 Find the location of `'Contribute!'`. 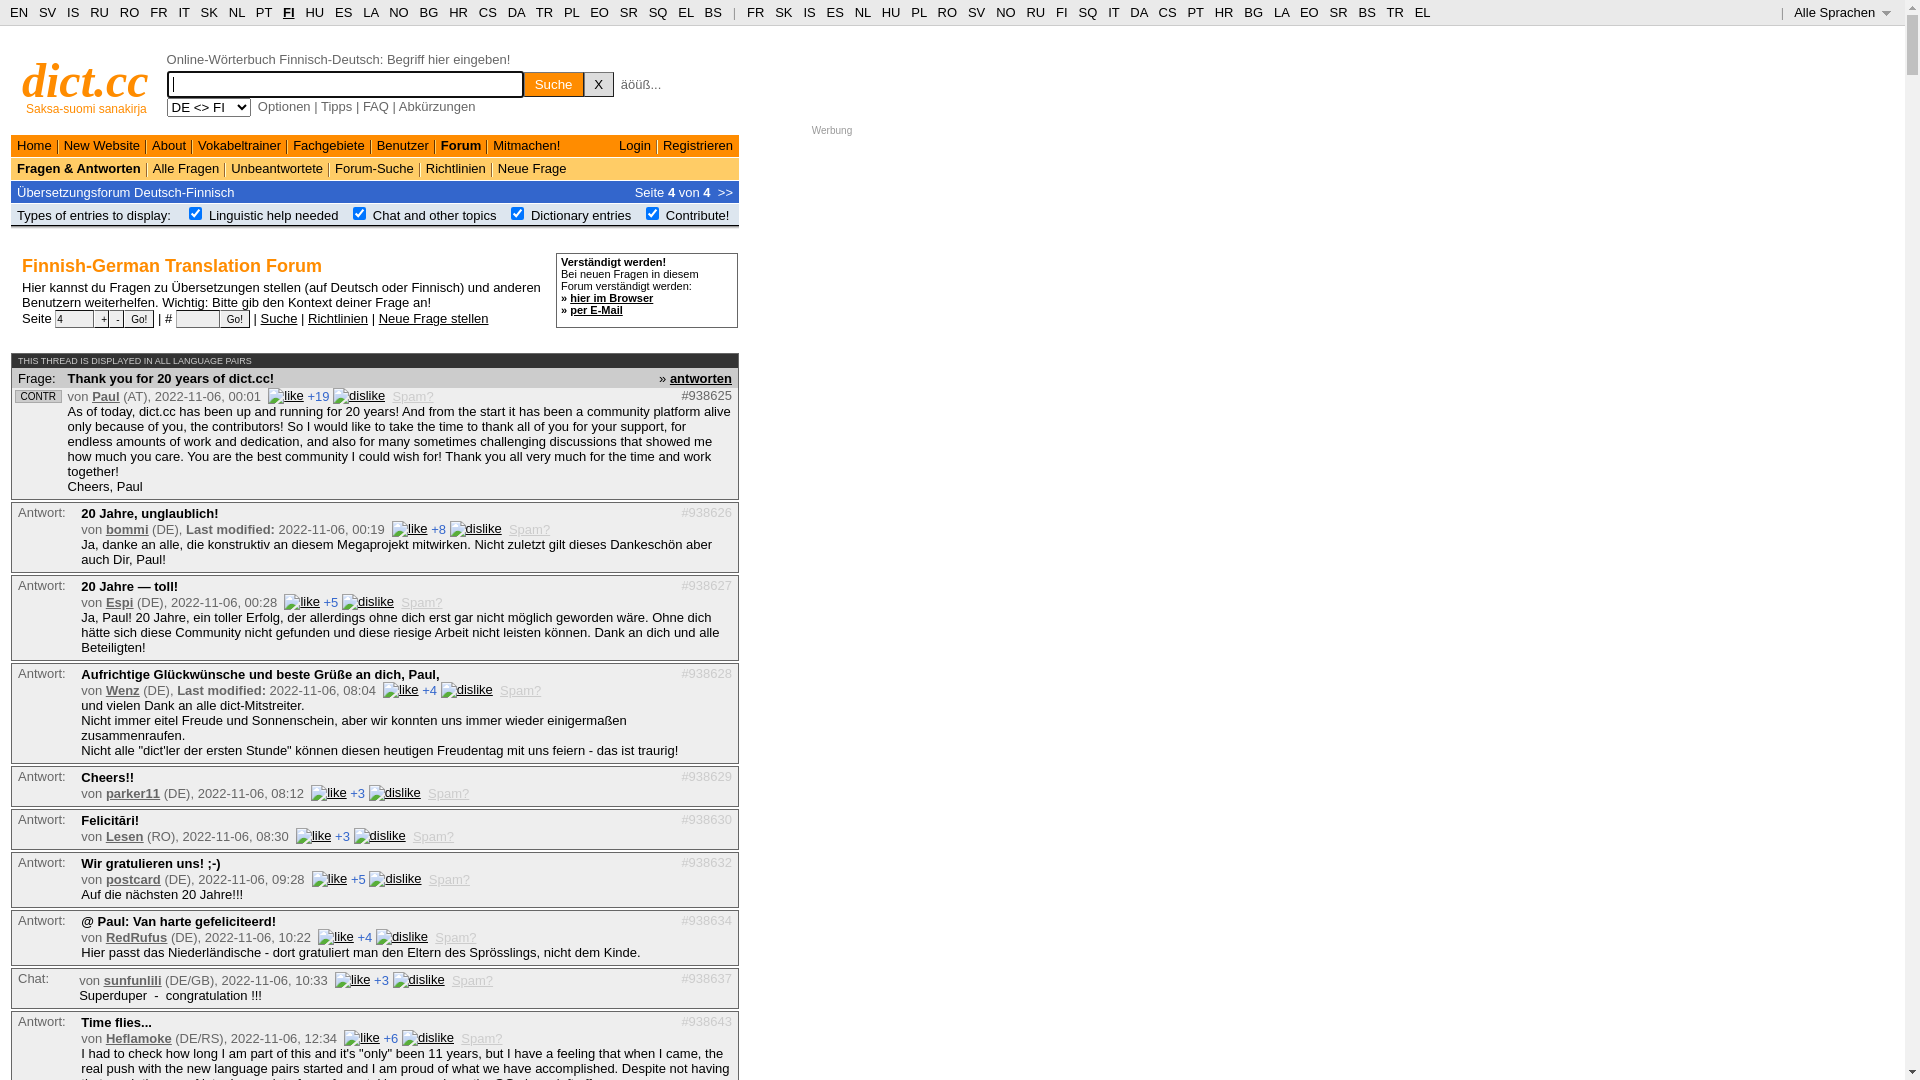

'Contribute!' is located at coordinates (697, 215).